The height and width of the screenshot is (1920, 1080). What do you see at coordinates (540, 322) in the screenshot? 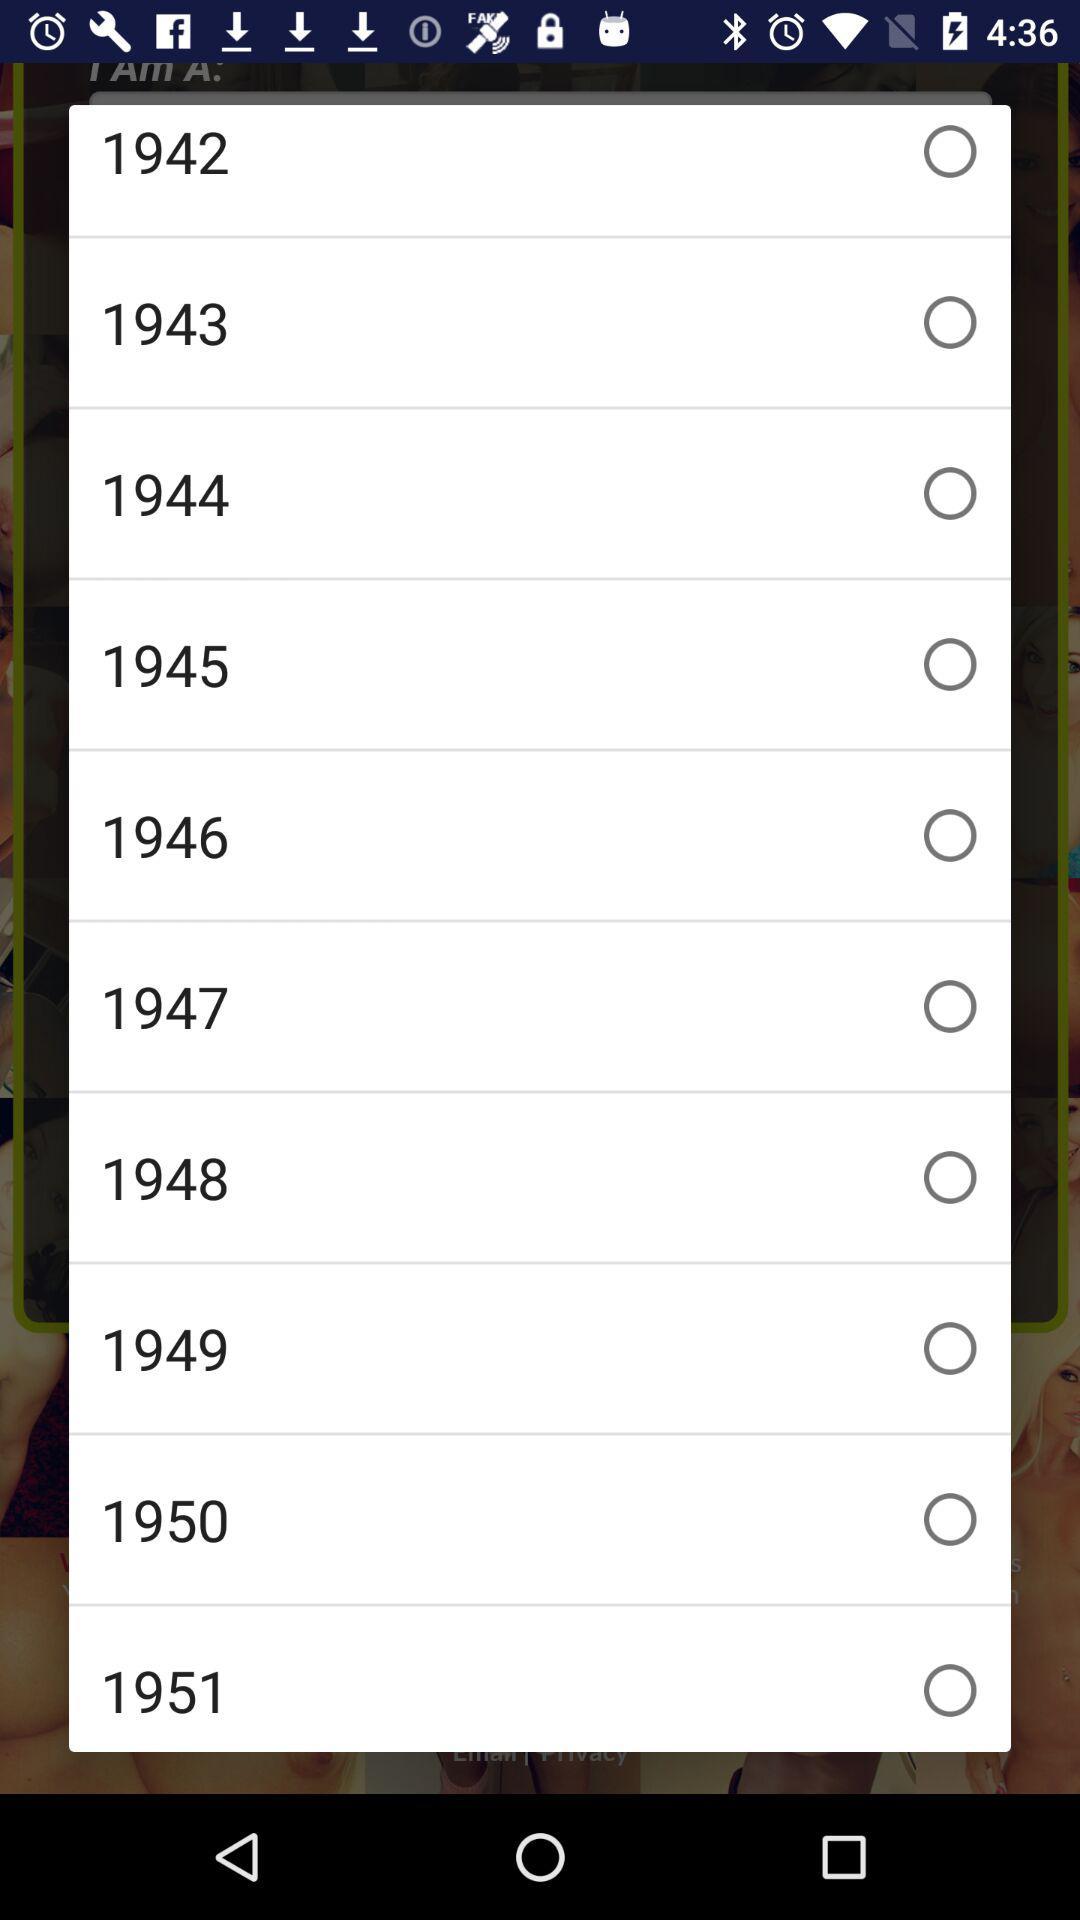
I see `the item above 1944 icon` at bounding box center [540, 322].